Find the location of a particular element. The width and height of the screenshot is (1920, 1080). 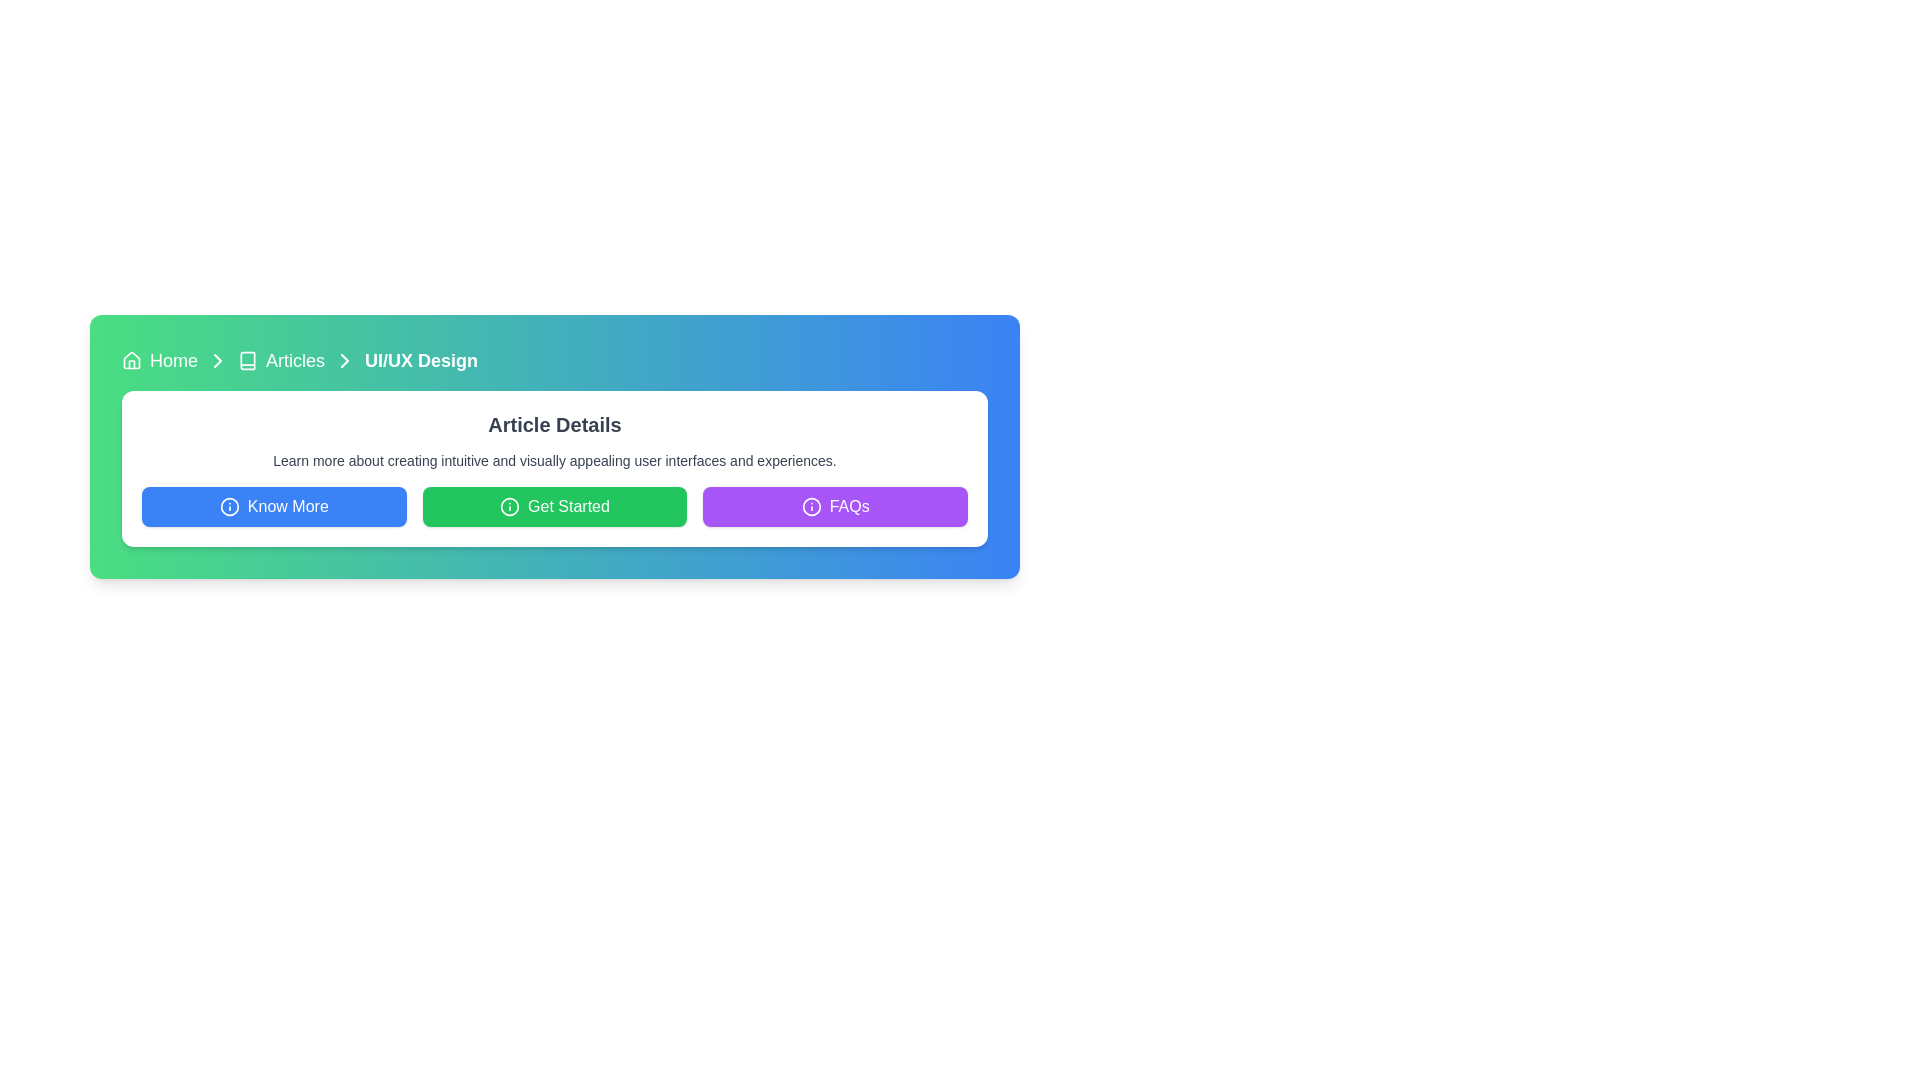

the 'Get Started' button, which is centrally positioned below the 'Article Details' heading, to observe its hover-state styling is located at coordinates (555, 505).